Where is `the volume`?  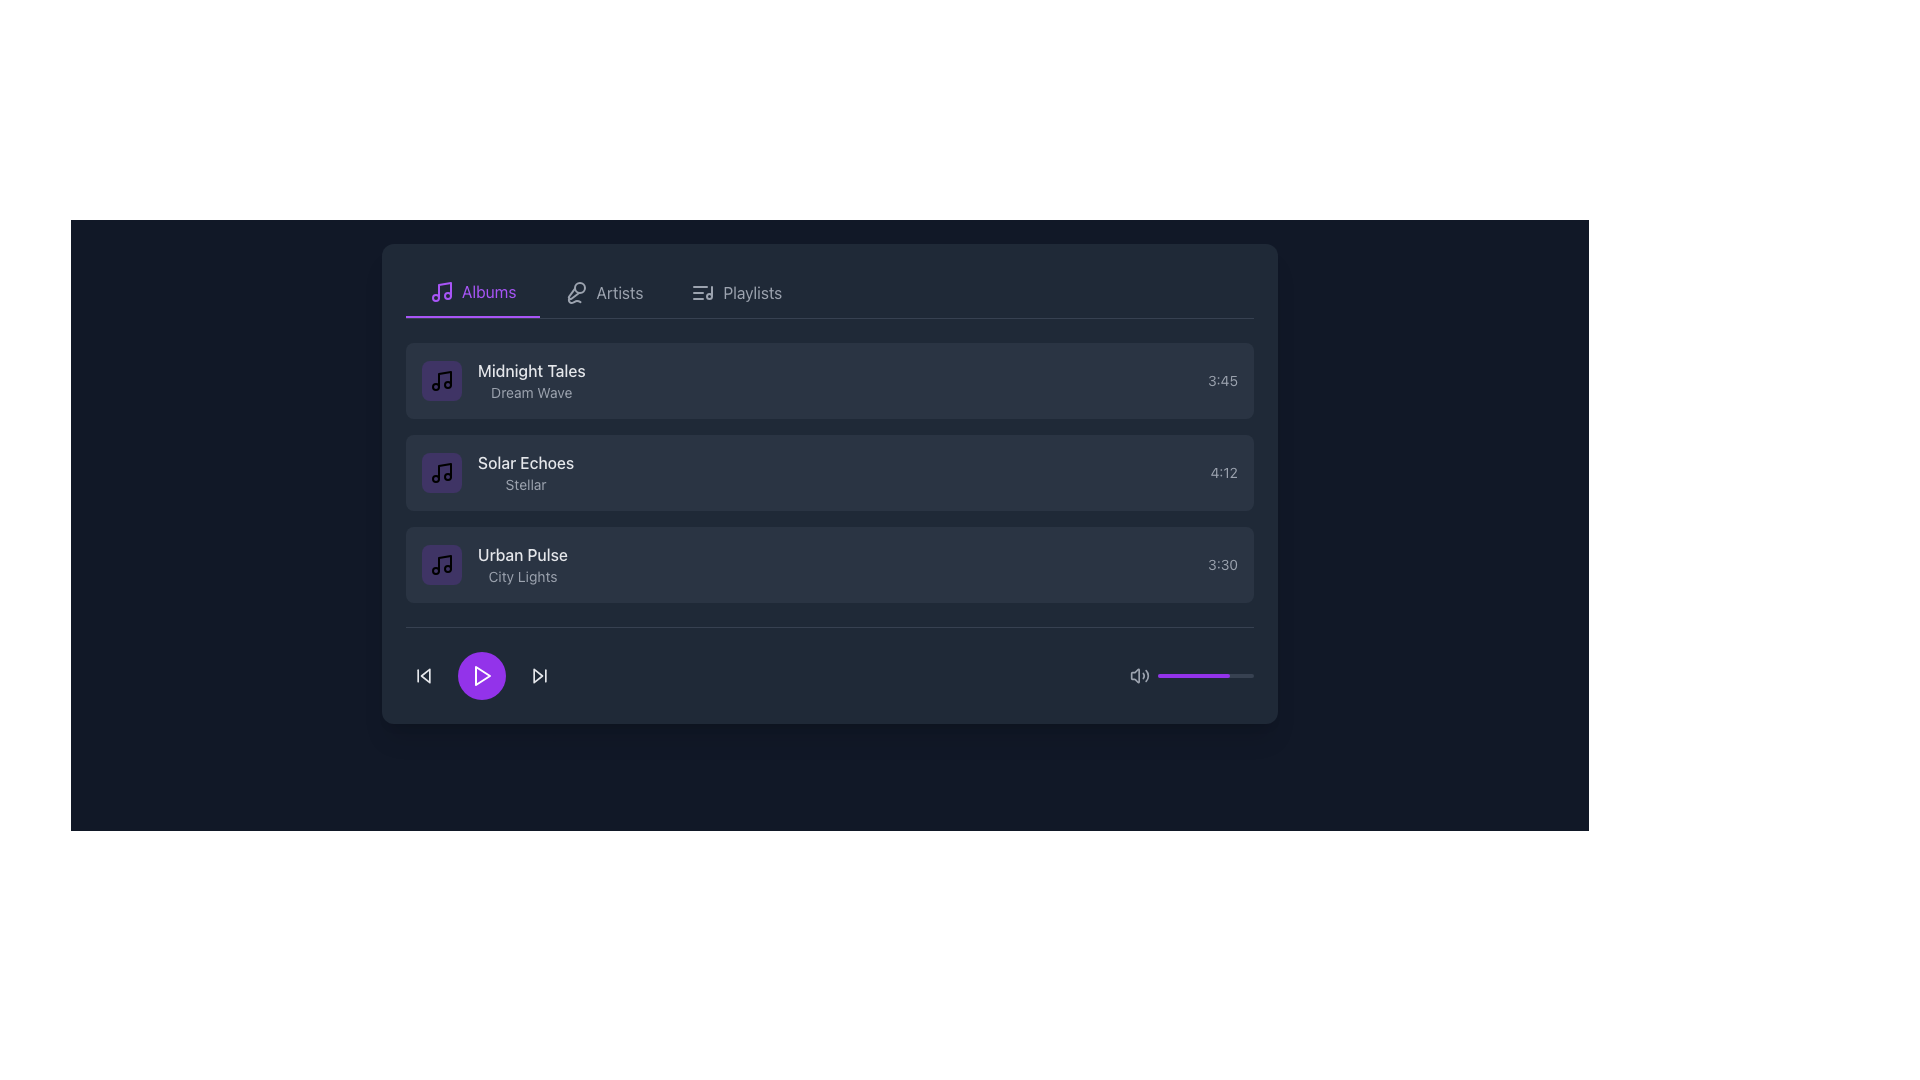 the volume is located at coordinates (1165, 675).